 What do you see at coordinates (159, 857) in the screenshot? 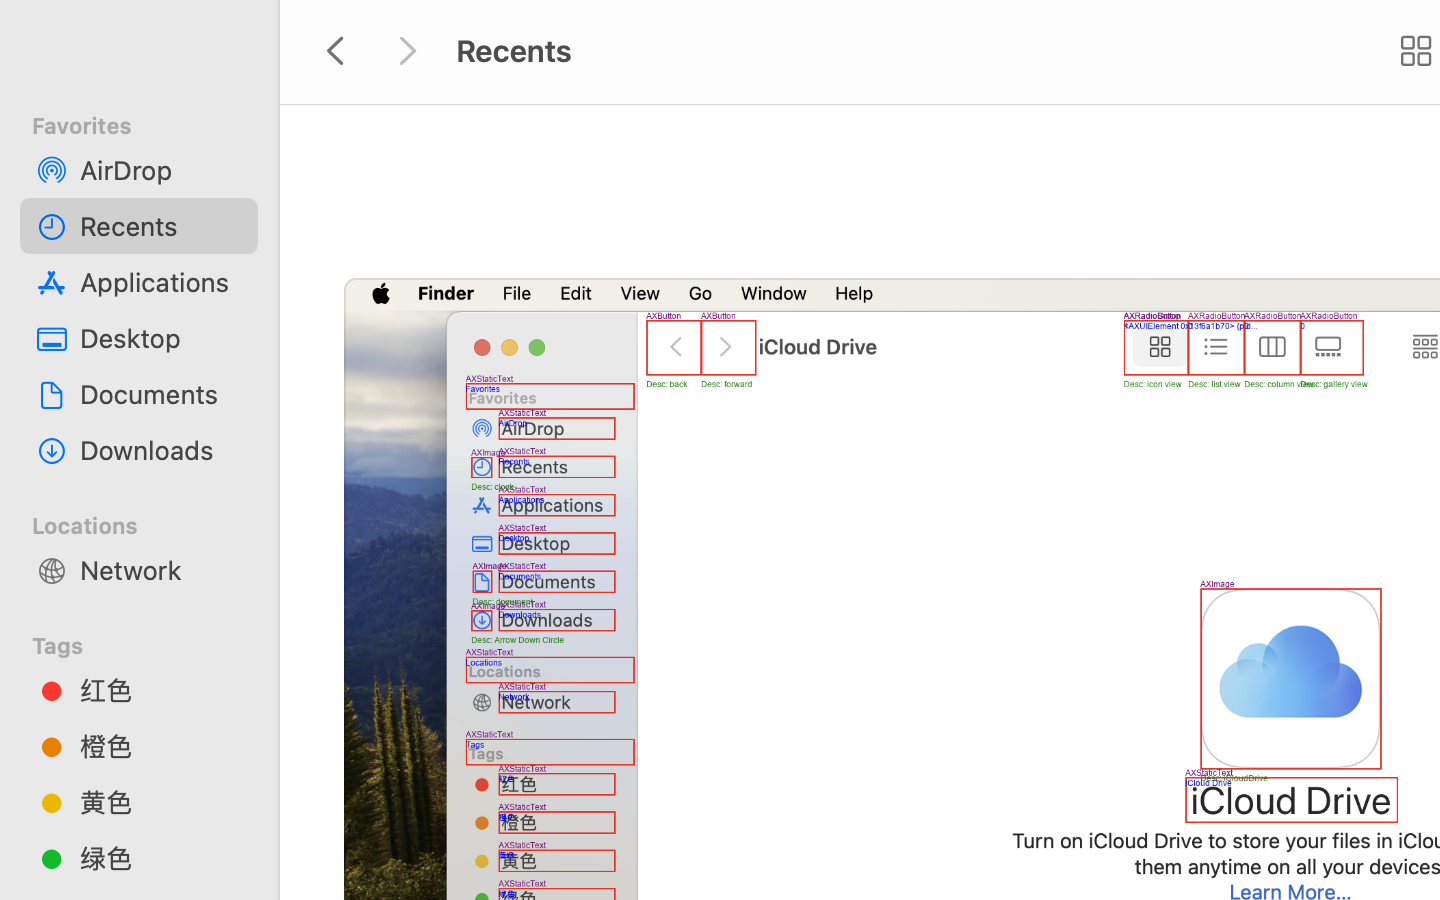
I see `'绿色'` at bounding box center [159, 857].